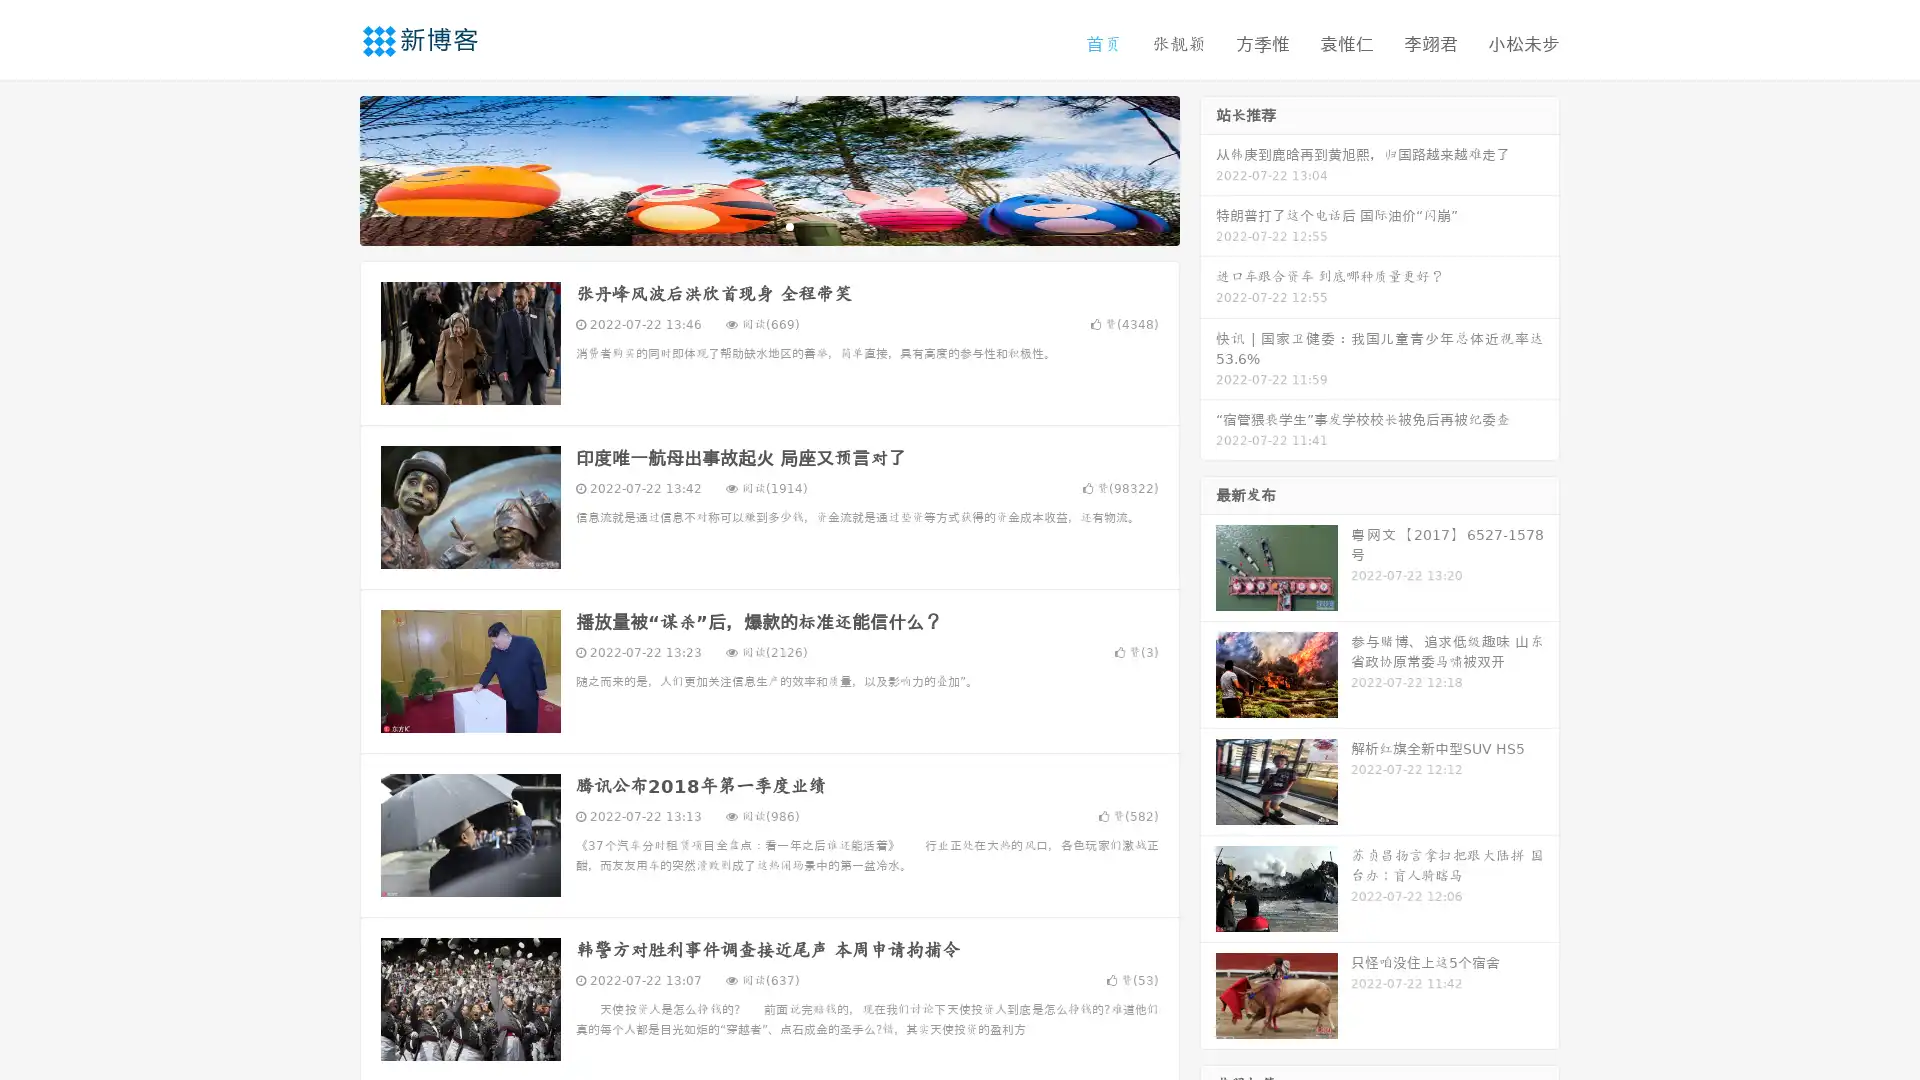 This screenshot has height=1080, width=1920. What do you see at coordinates (768, 225) in the screenshot?
I see `Go to slide 2` at bounding box center [768, 225].